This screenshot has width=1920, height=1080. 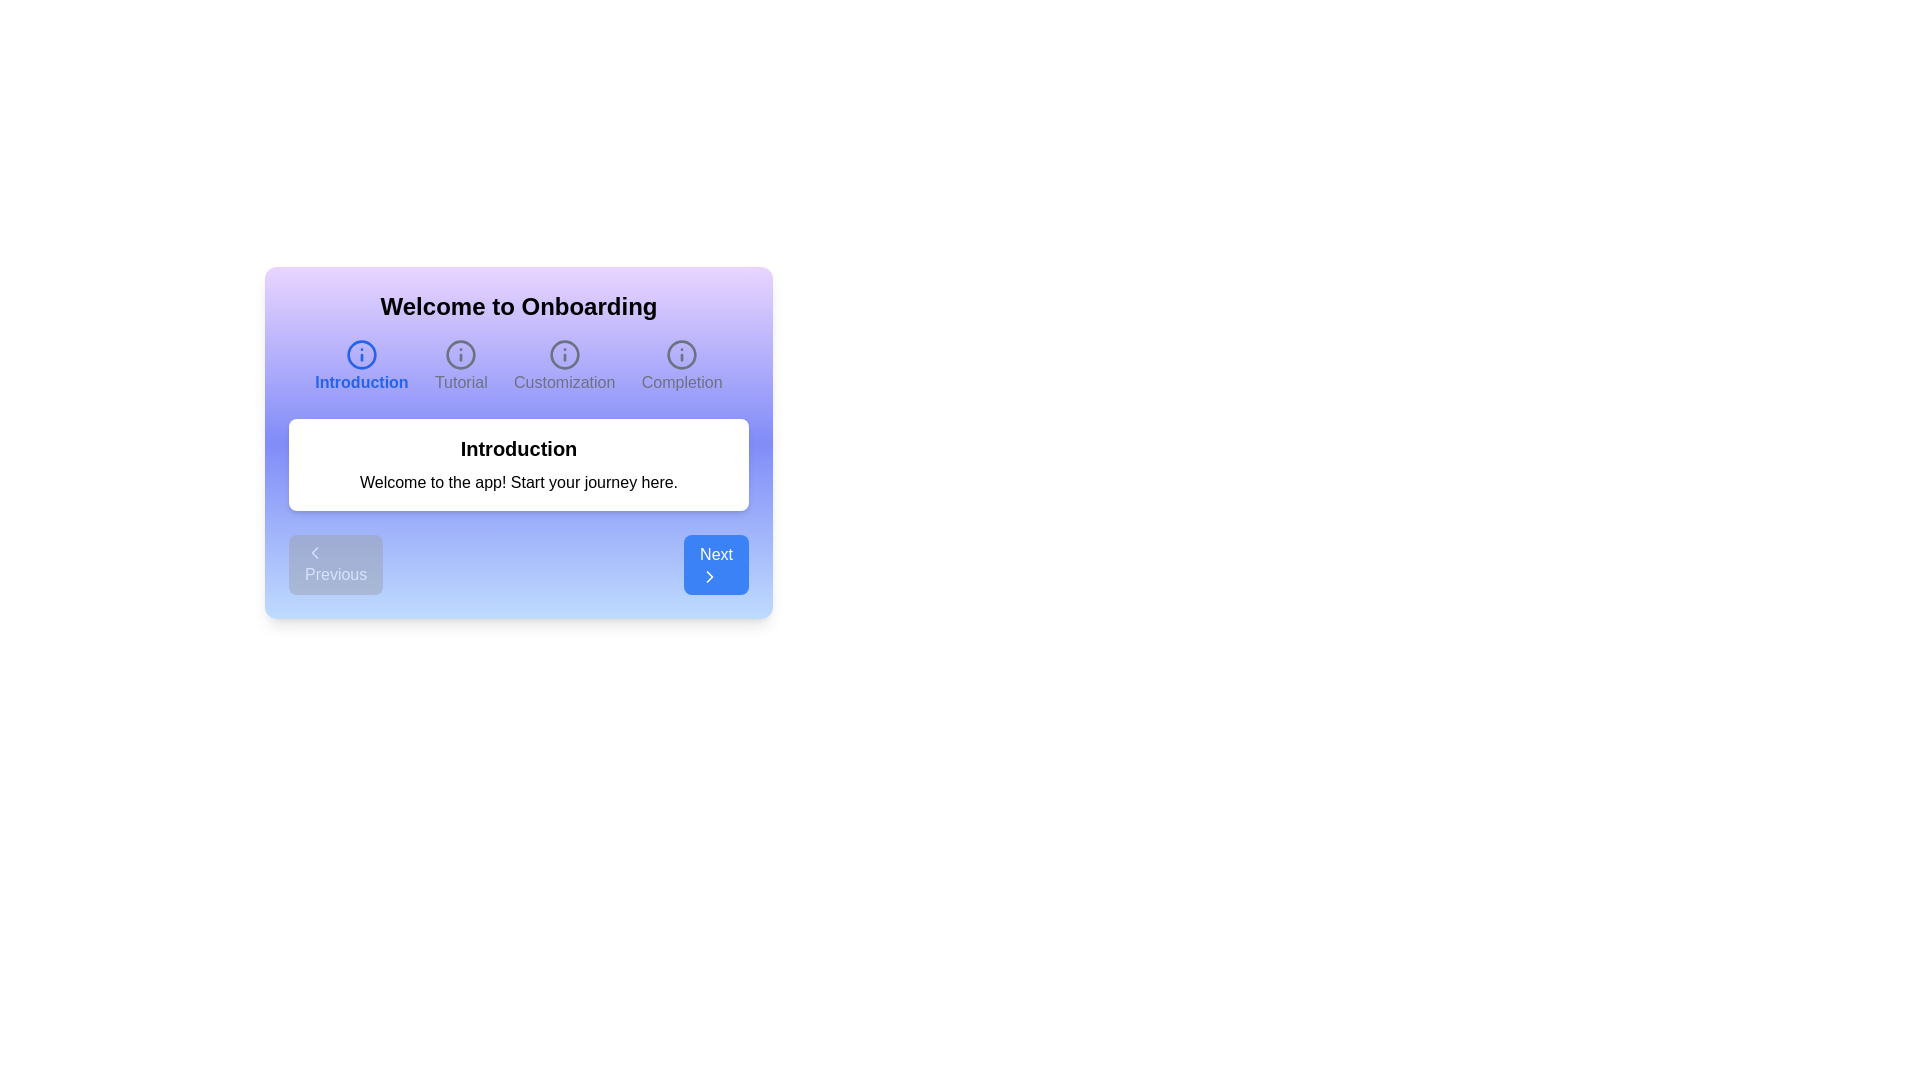 I want to click on the innermost circular shape of the first onboarding icon, positioned above the 'Introduction' label and below the 'Welcome to Onboarding' heading, so click(x=361, y=353).